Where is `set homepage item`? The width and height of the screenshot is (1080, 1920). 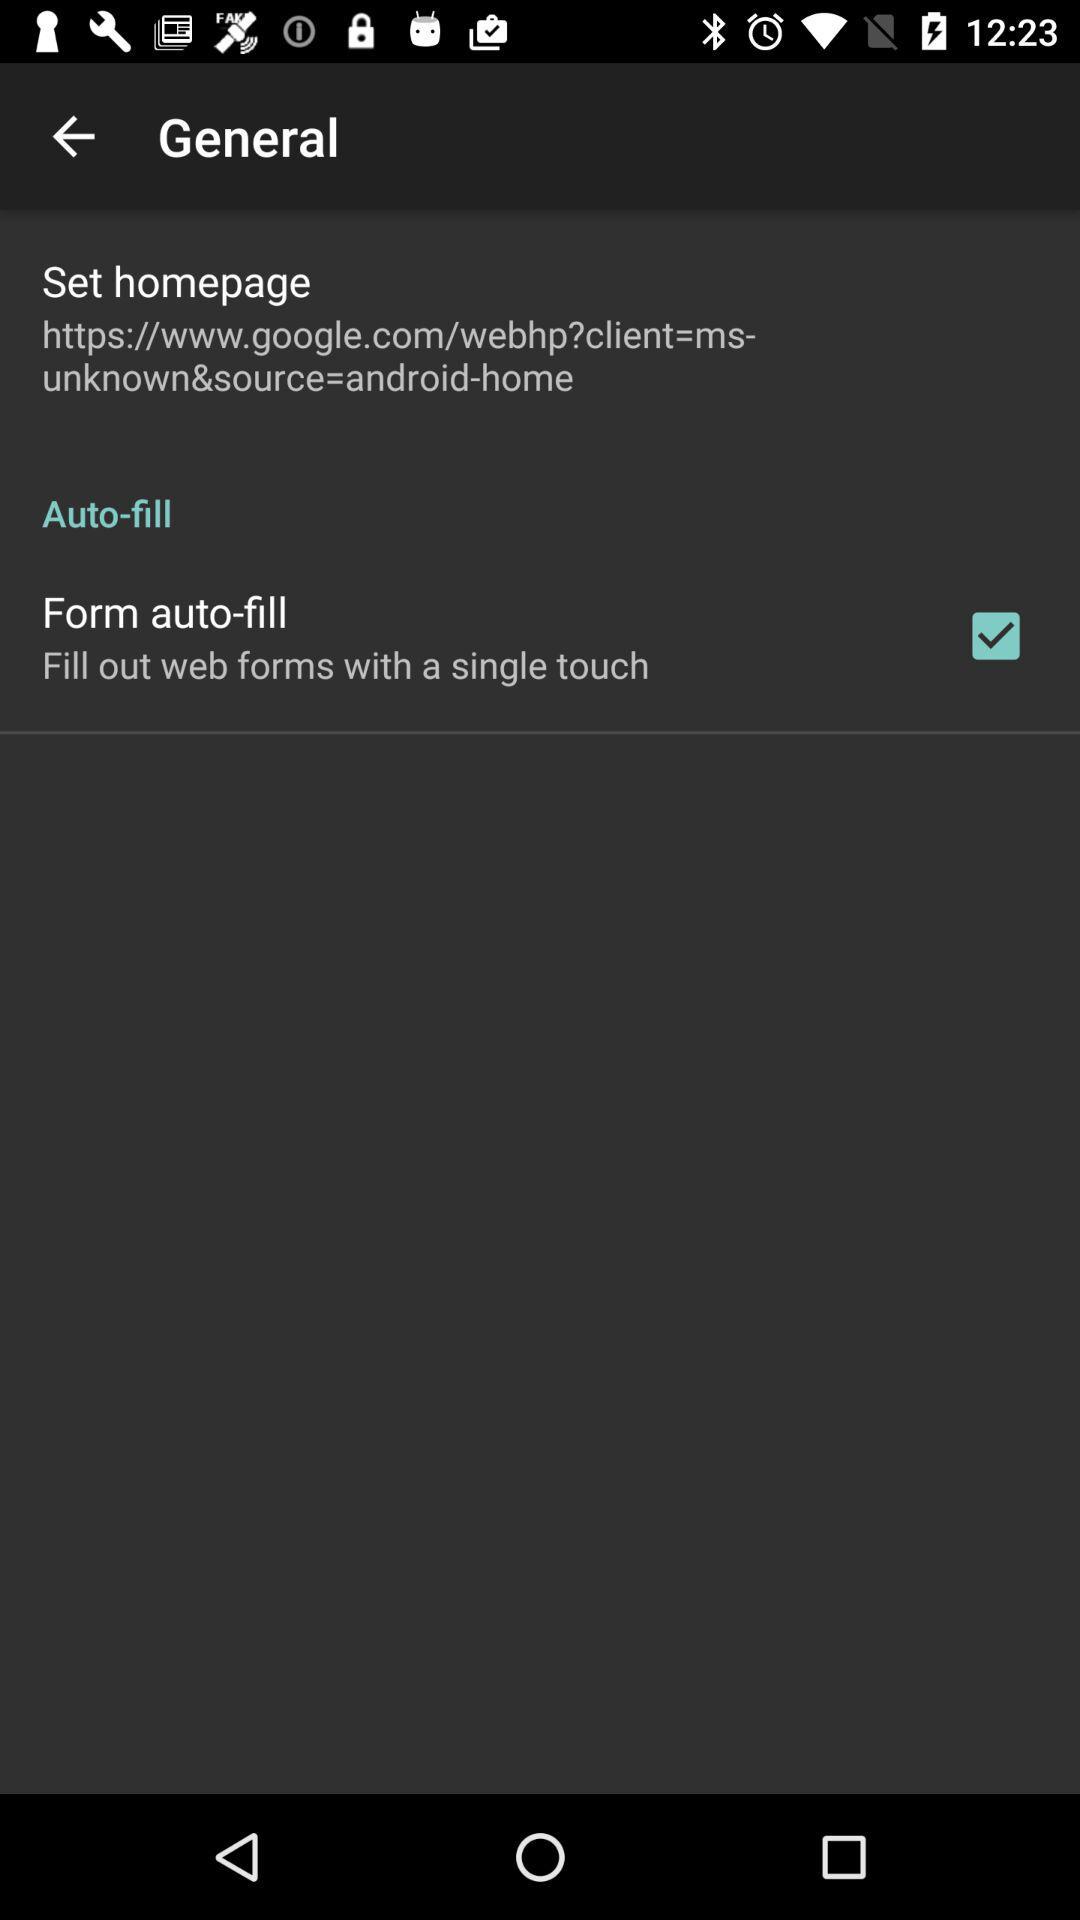
set homepage item is located at coordinates (175, 279).